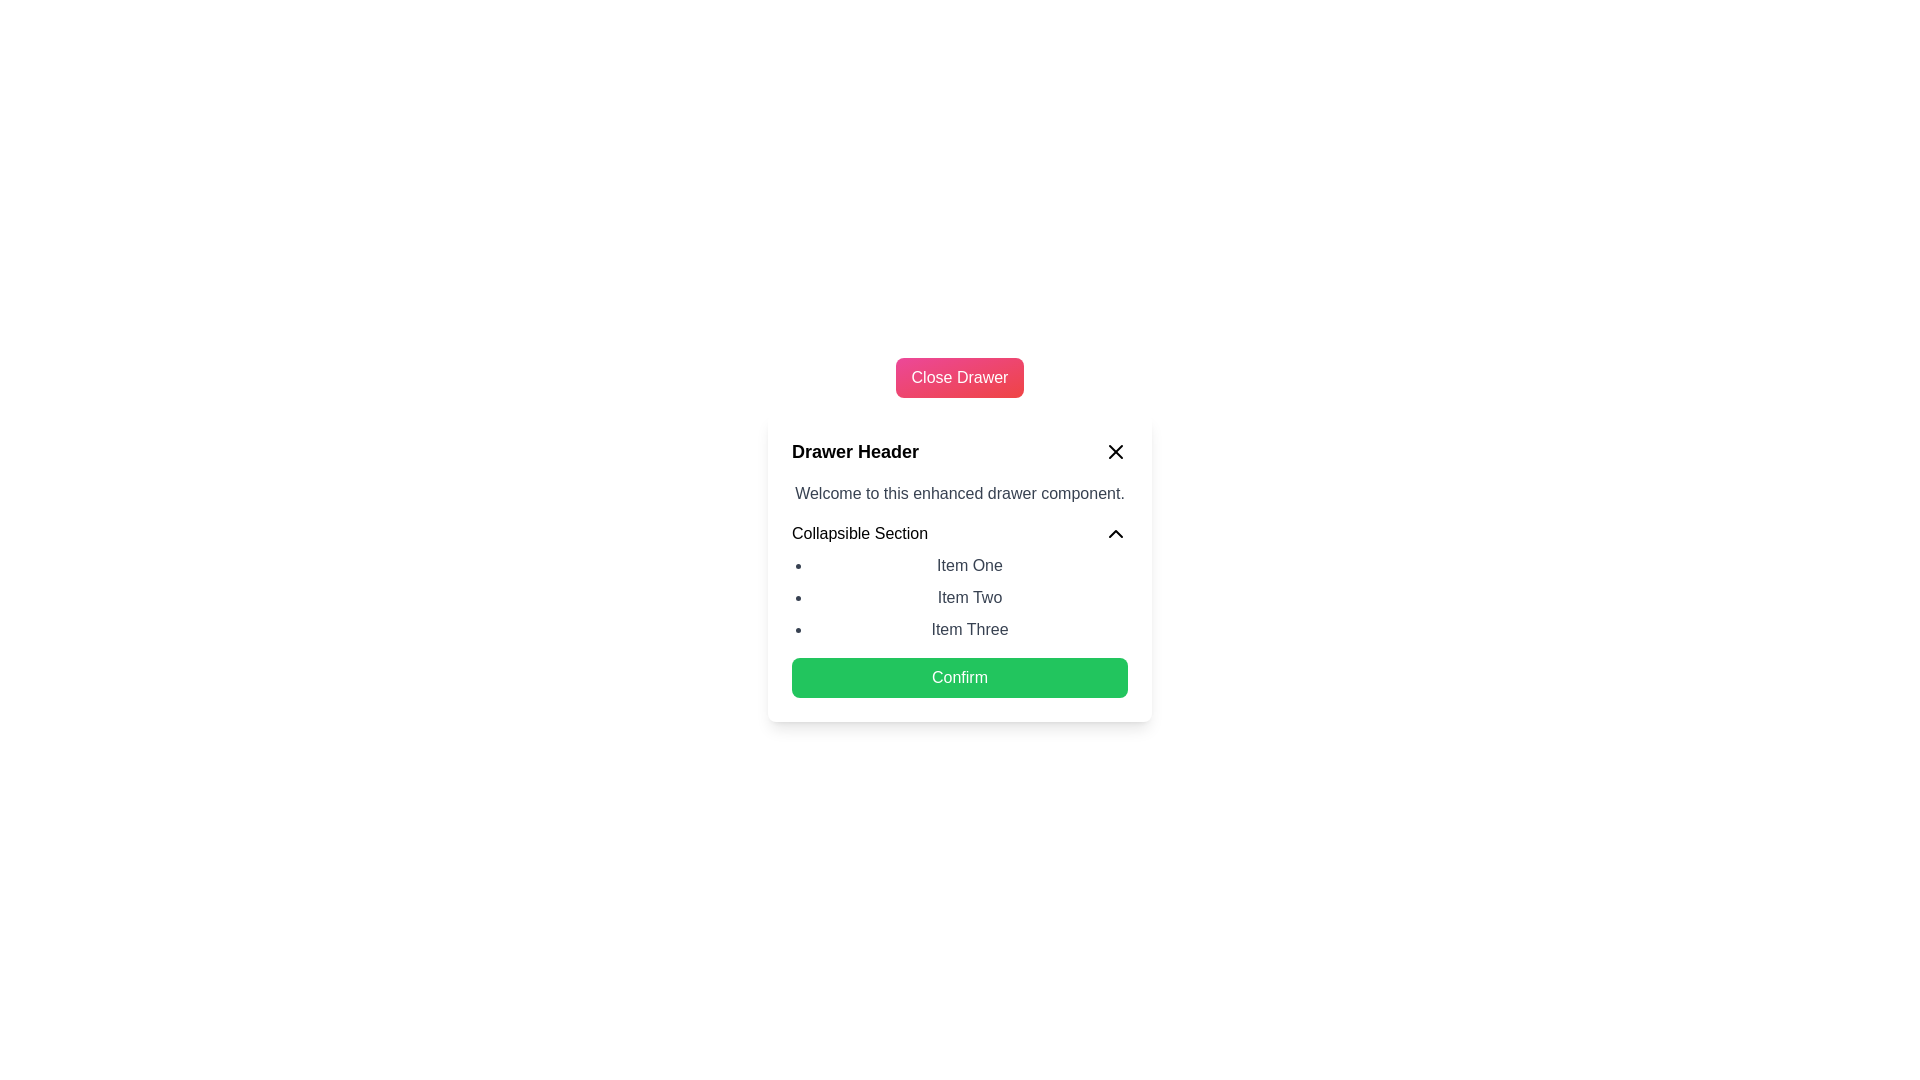  Describe the element at coordinates (969, 566) in the screenshot. I see `the text label reading 'Item One', which is the first item in the bullet-point list under the section titled 'Collapsible Section'` at that location.